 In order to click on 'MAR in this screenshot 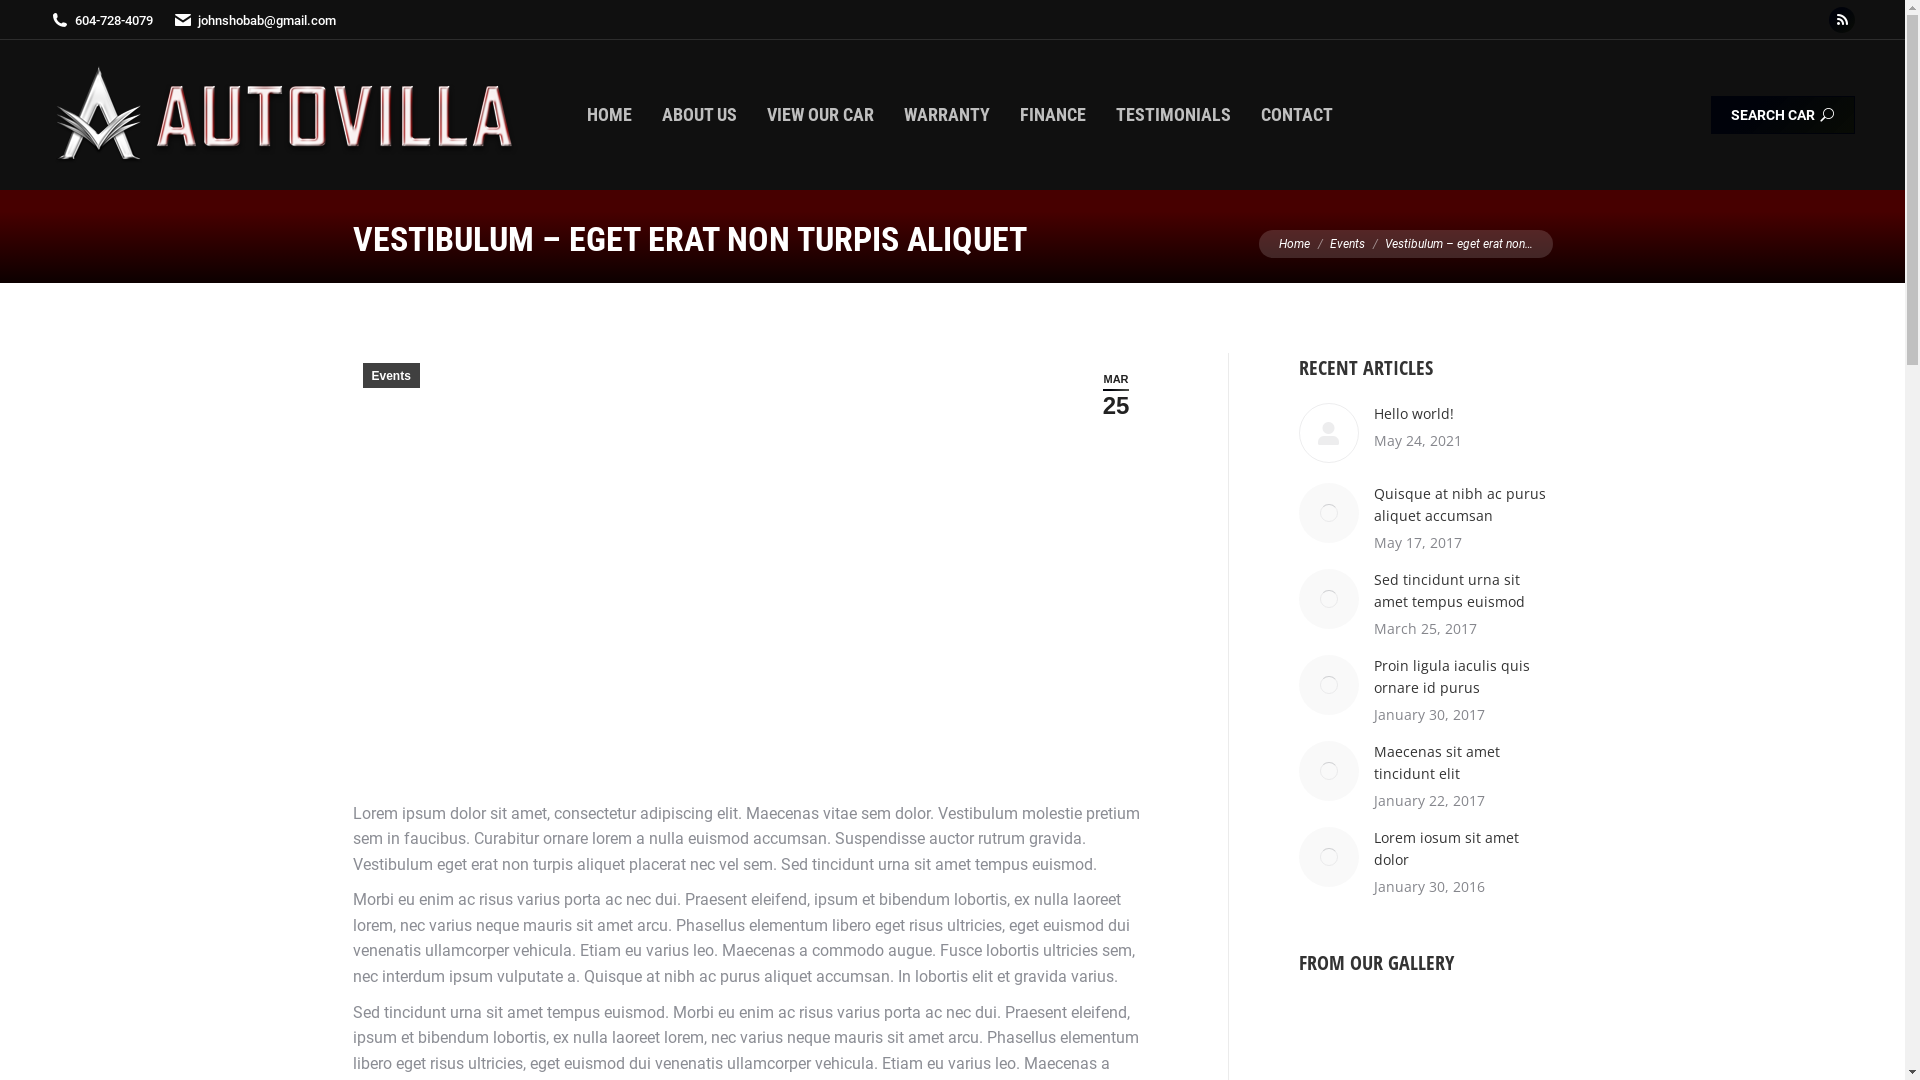, I will do `click(1083, 394)`.